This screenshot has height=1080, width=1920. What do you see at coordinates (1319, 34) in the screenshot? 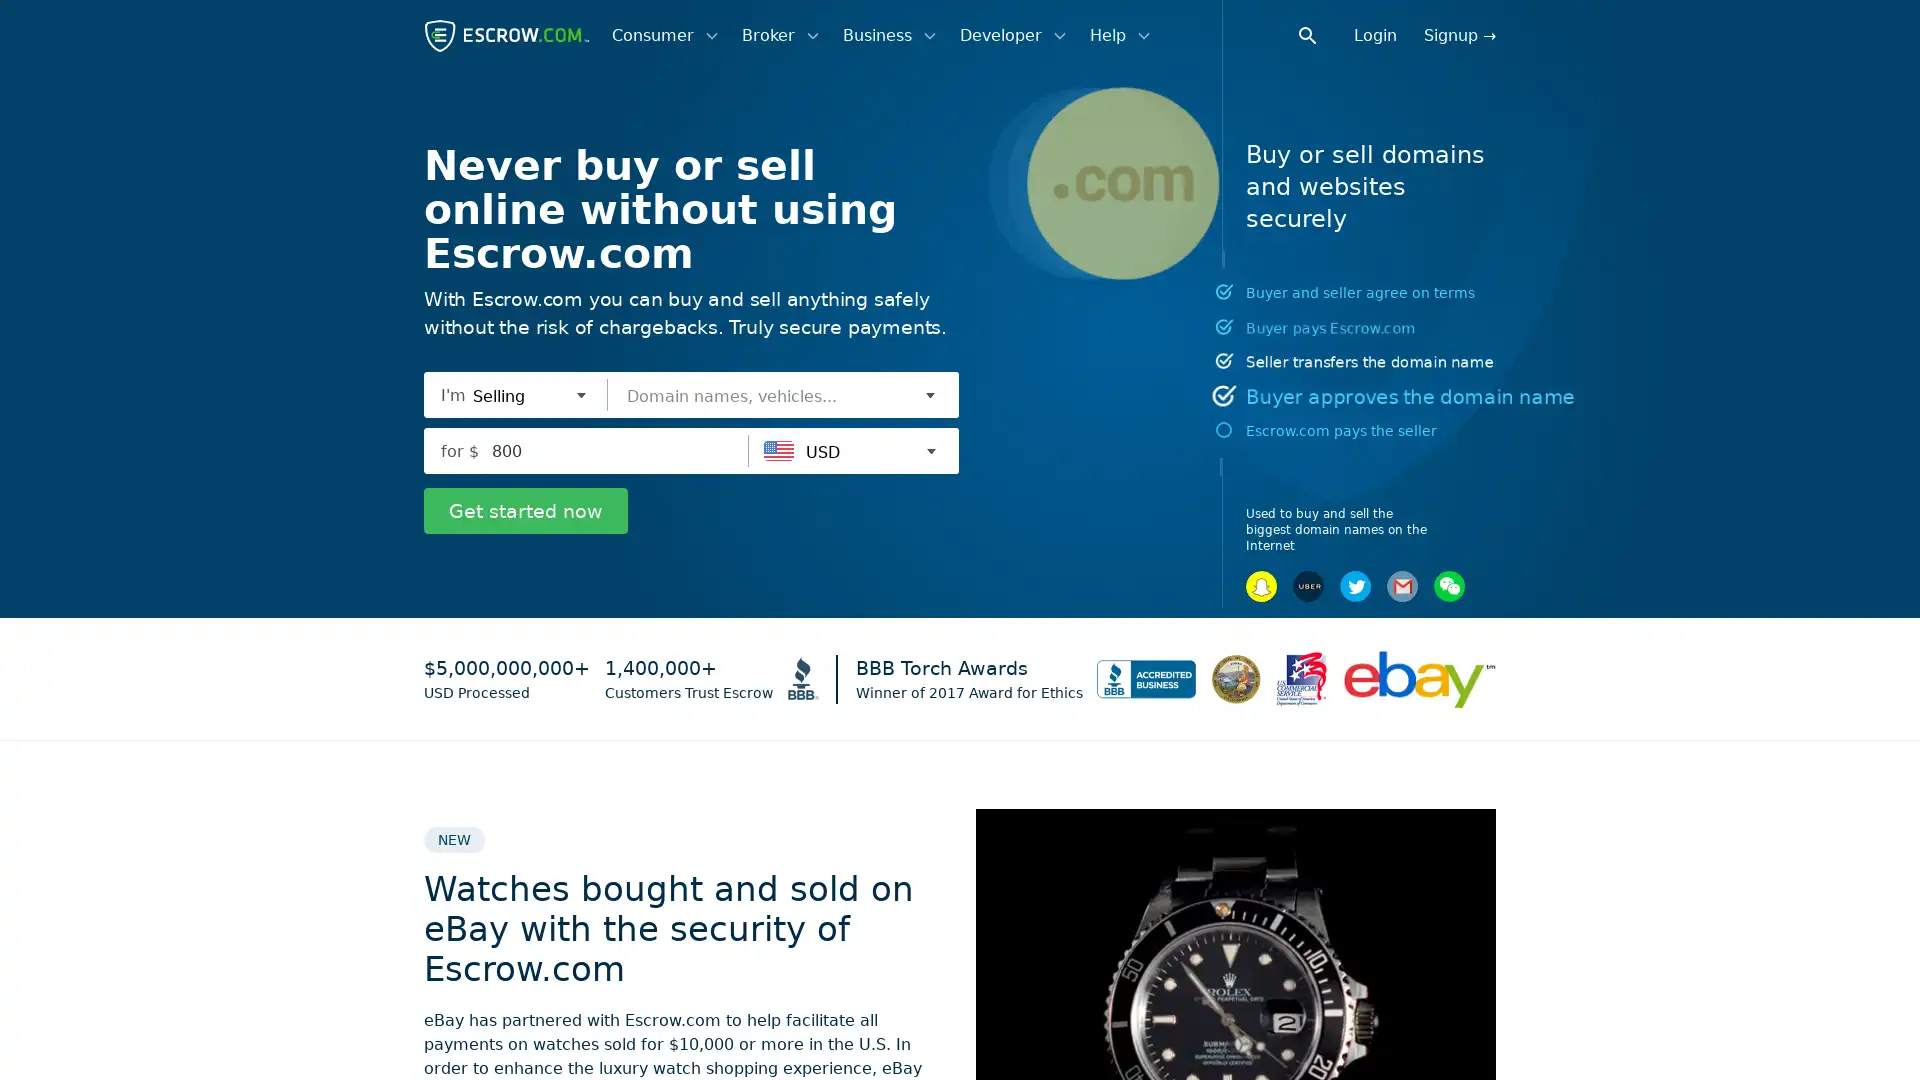
I see `Close search` at bounding box center [1319, 34].